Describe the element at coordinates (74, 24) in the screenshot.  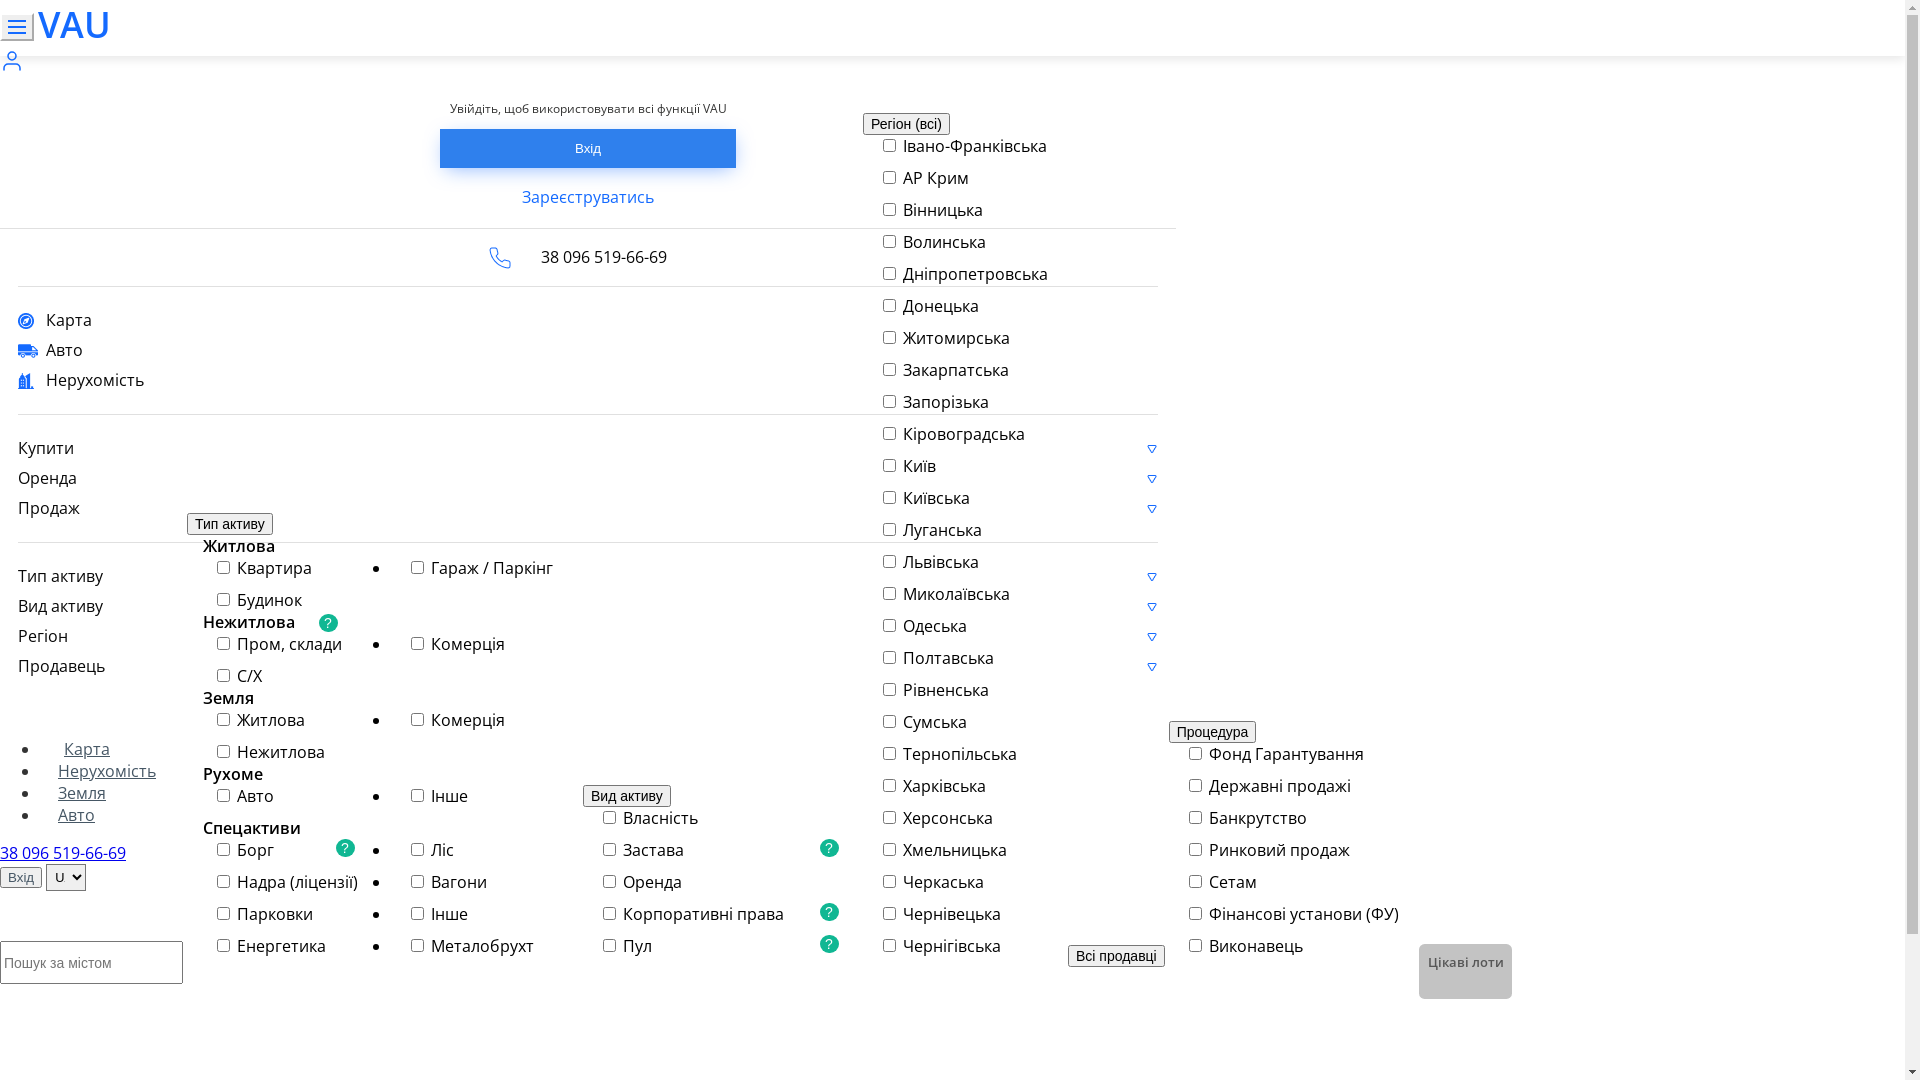
I see `'VAU'` at that location.